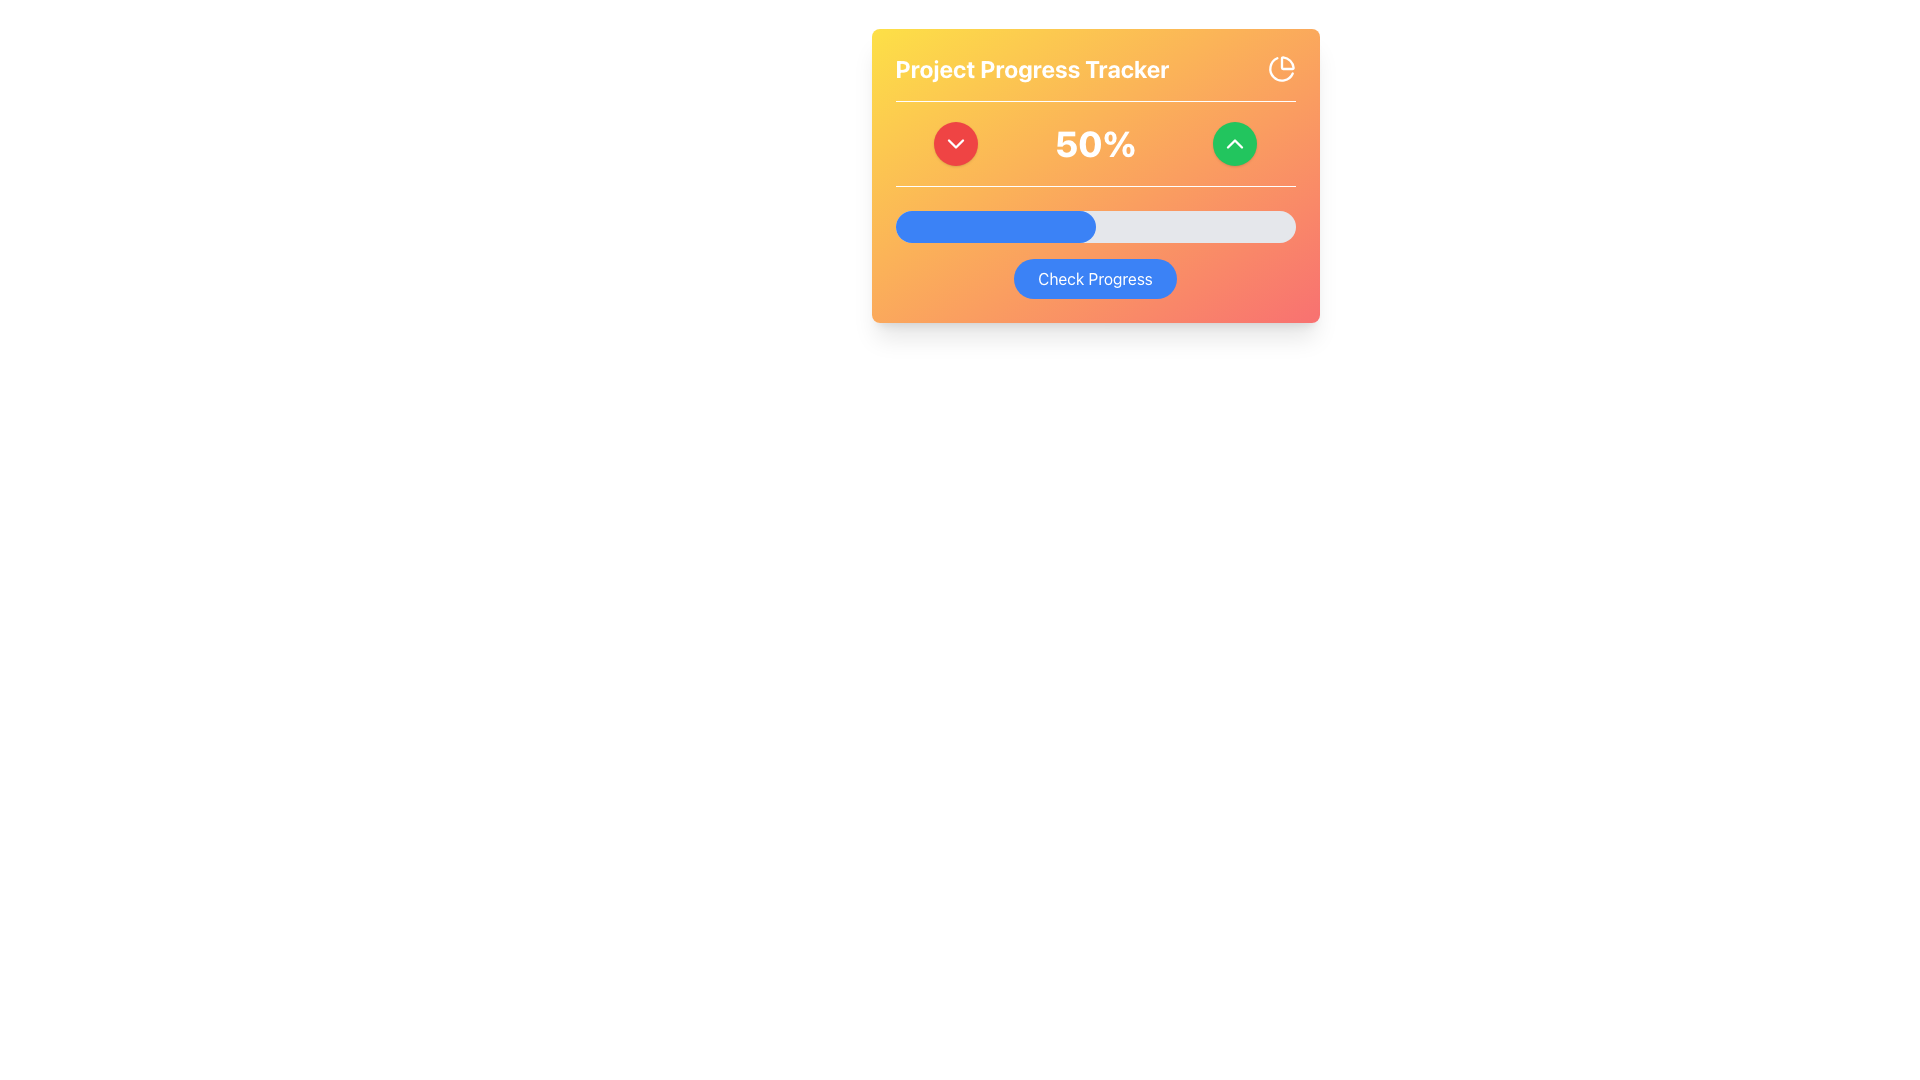  I want to click on the decrement button located to the left of the text '50%', so click(954, 142).